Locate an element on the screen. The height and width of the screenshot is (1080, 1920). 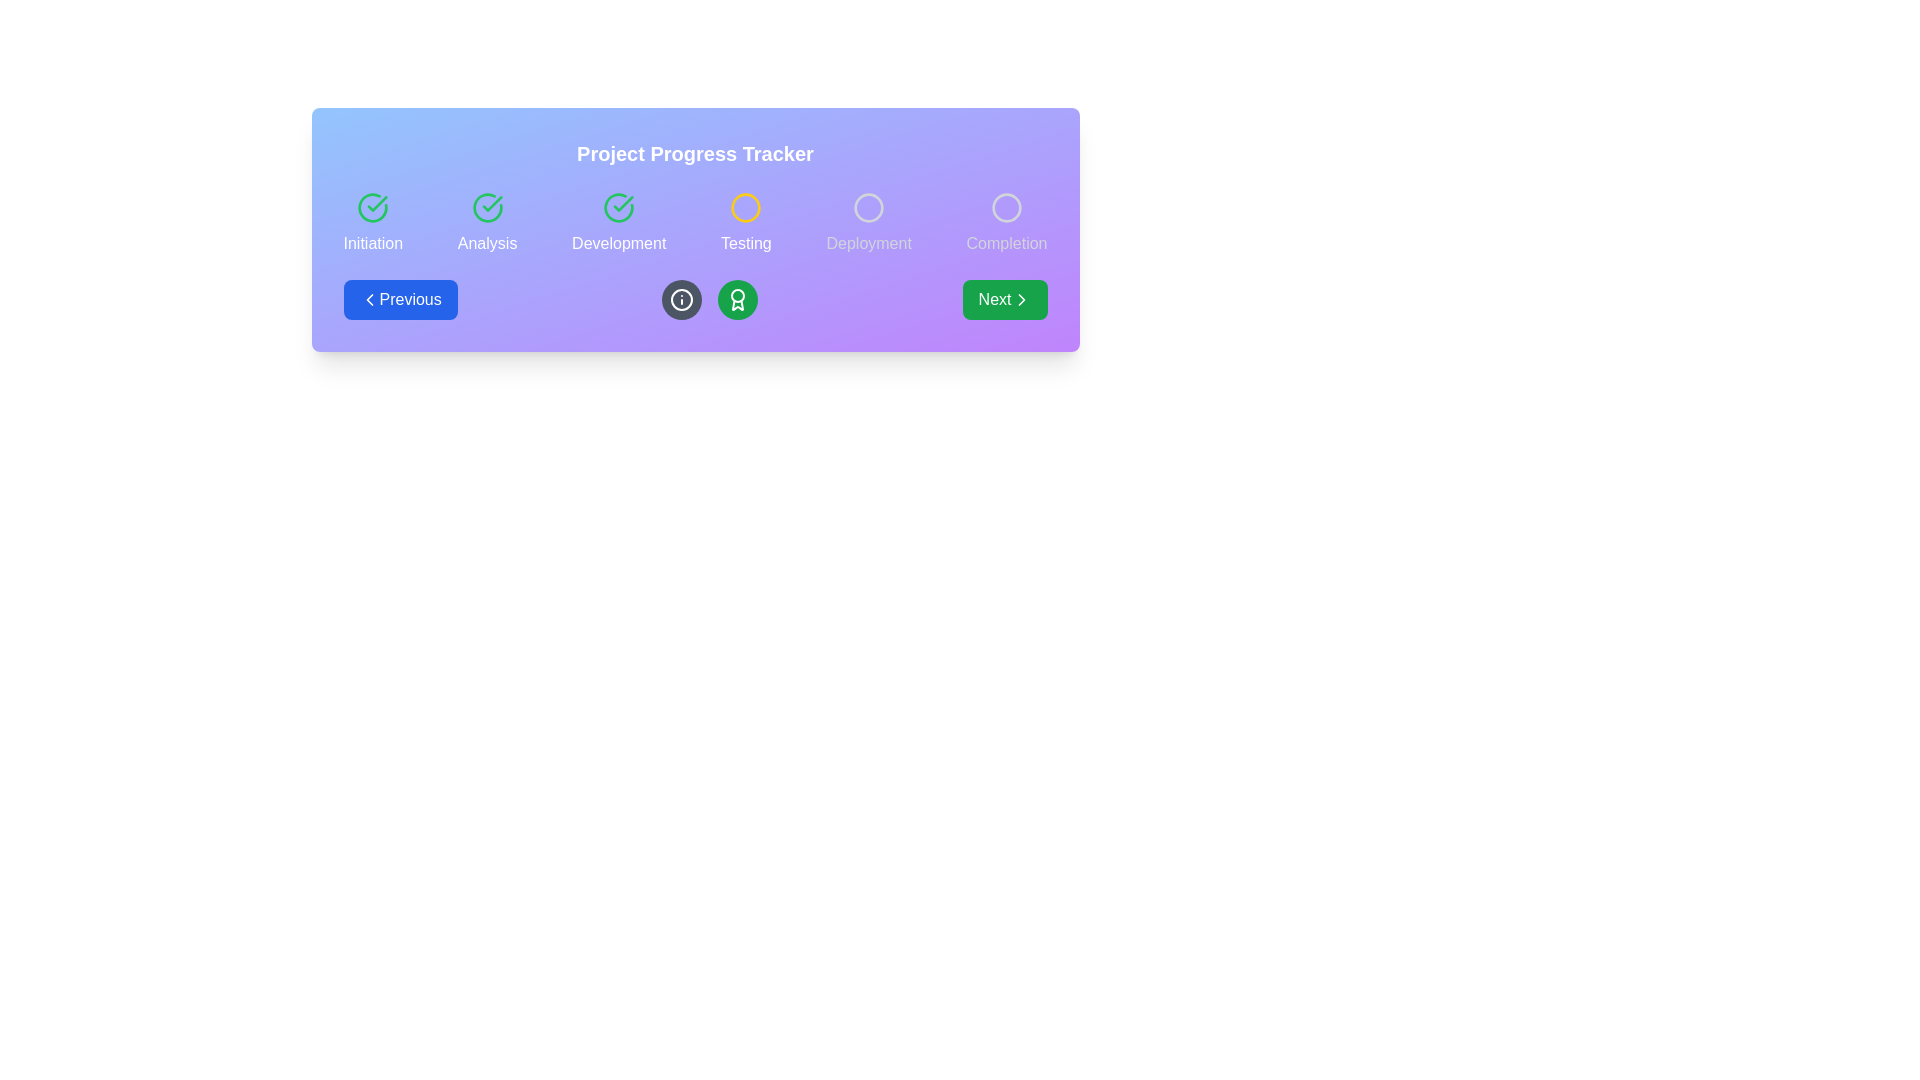
the 'Development' phase completion icon in the project progress tracker to visually indicate its completion status is located at coordinates (618, 208).